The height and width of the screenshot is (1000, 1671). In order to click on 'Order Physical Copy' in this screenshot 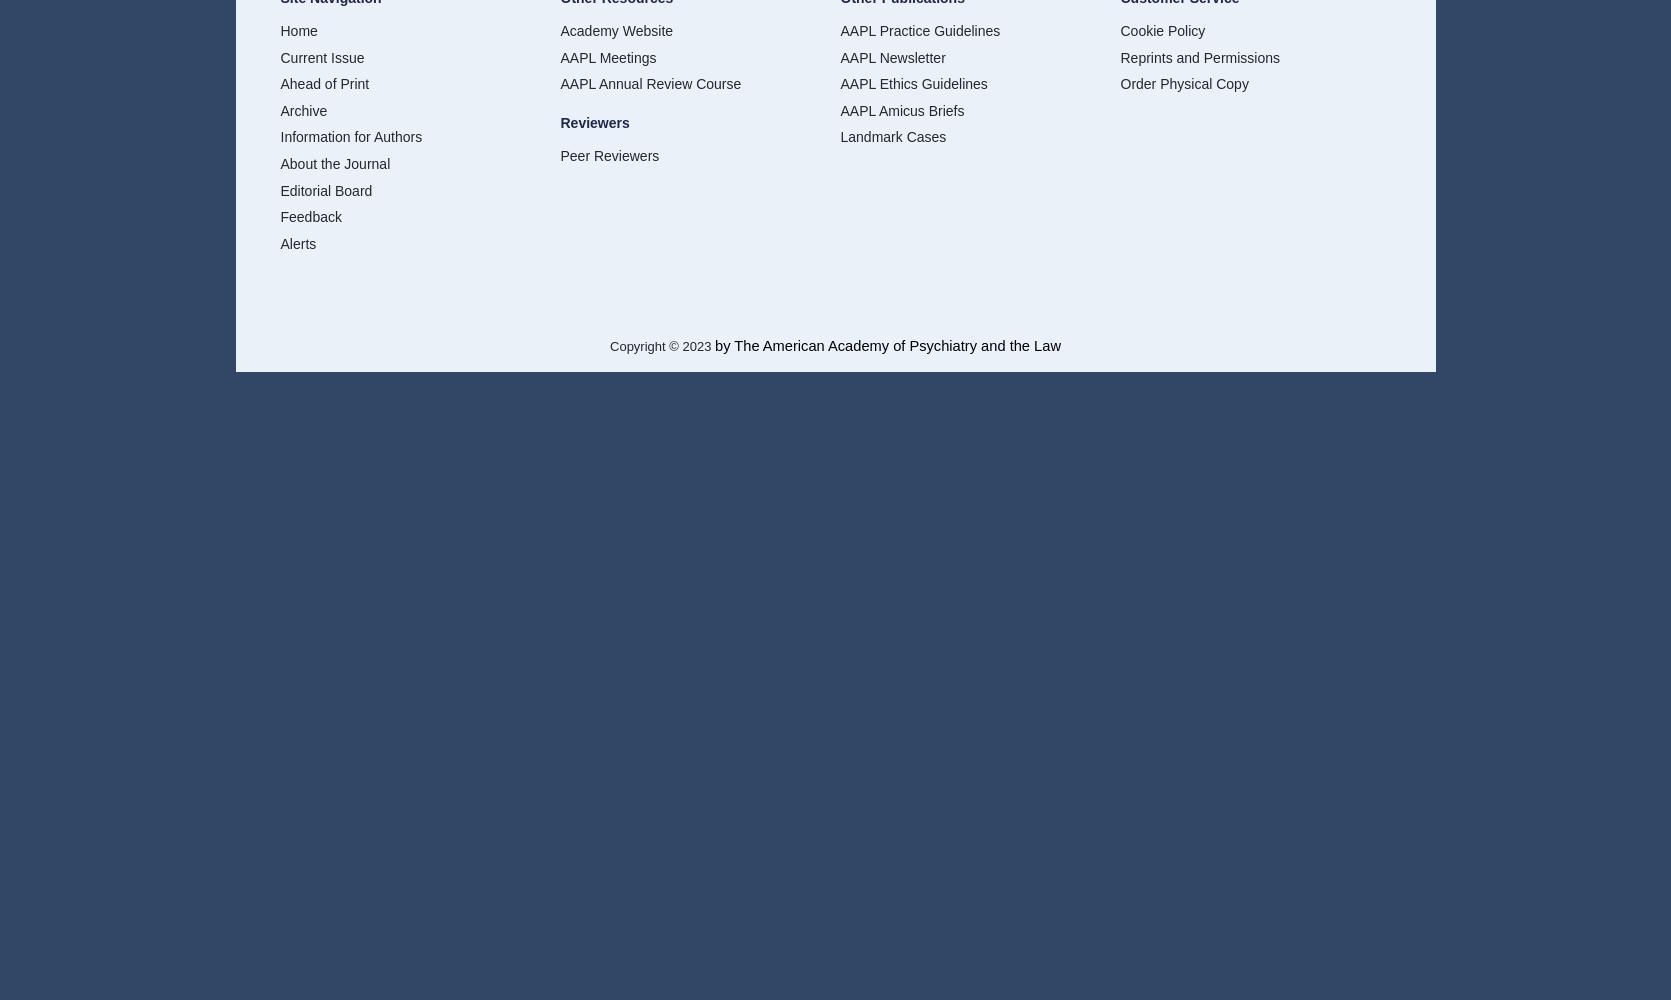, I will do `click(1184, 83)`.